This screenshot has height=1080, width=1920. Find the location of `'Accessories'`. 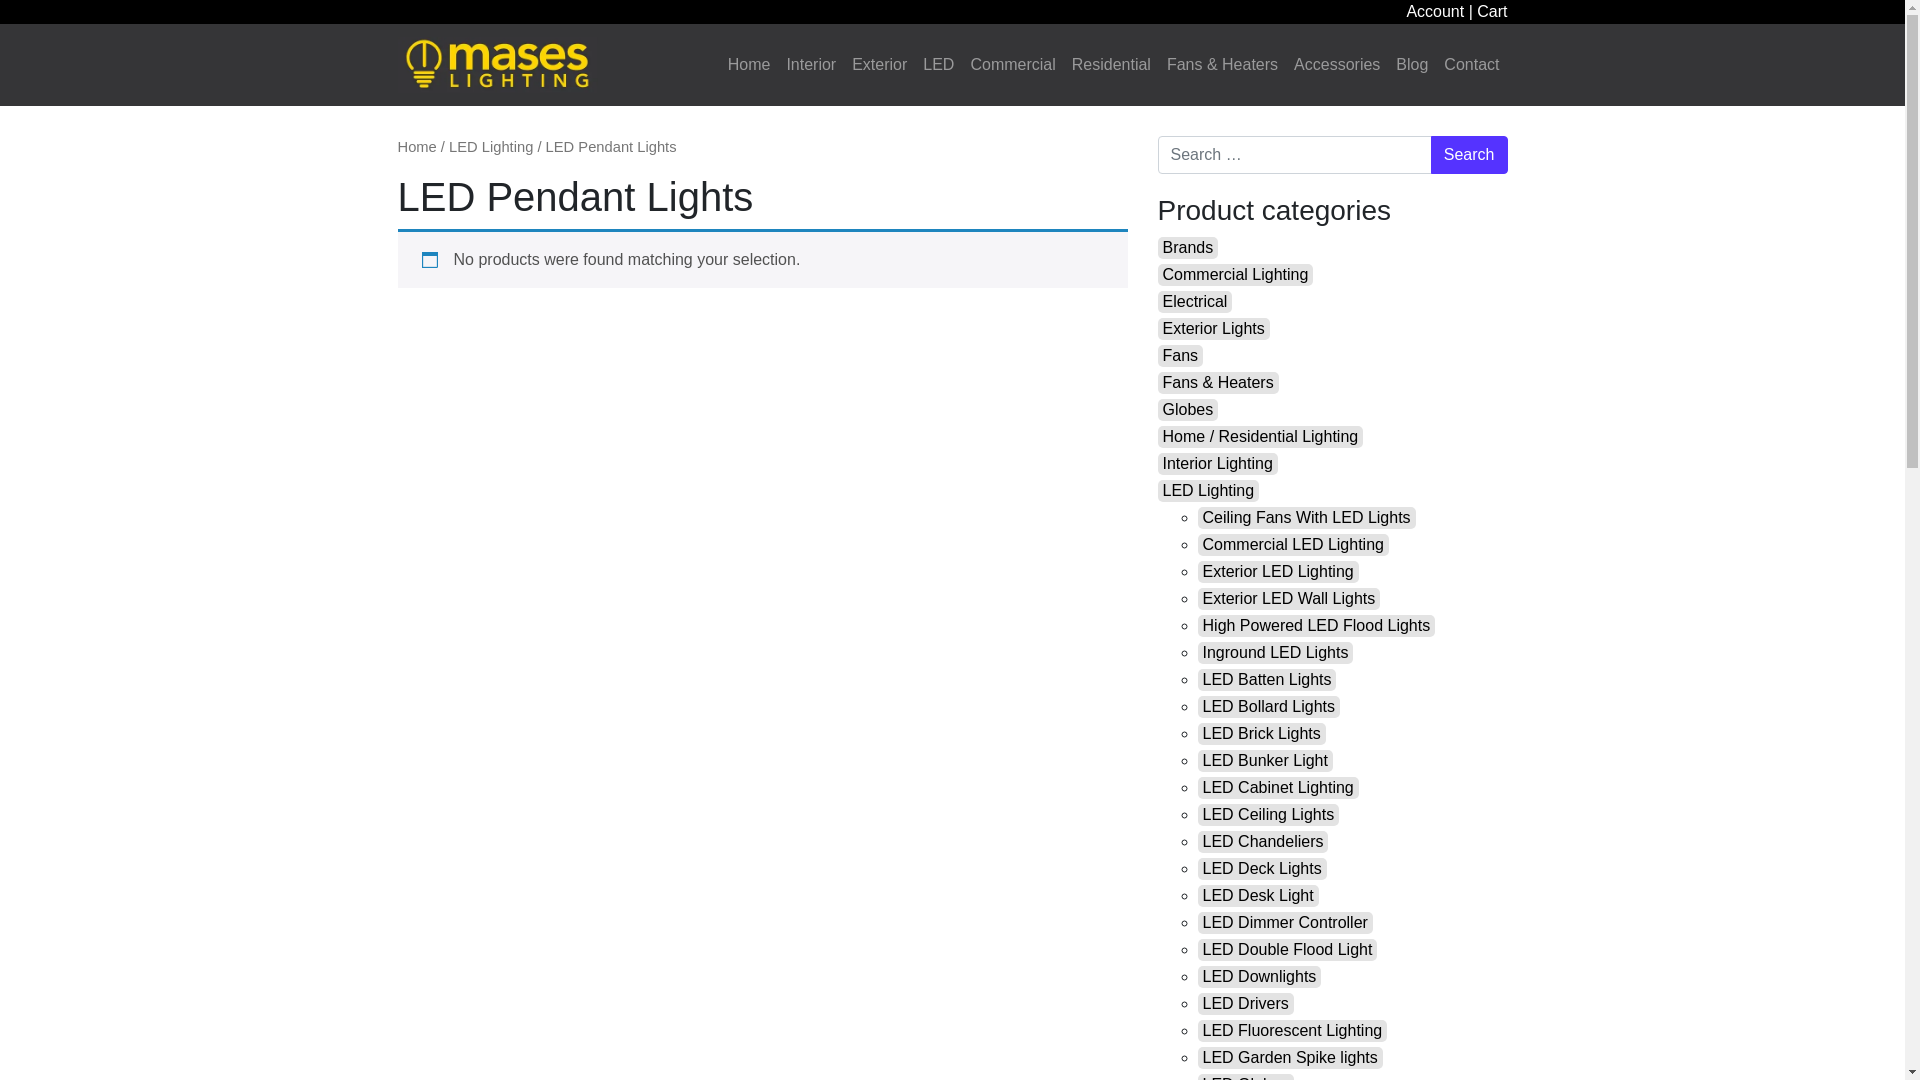

'Accessories' is located at coordinates (1337, 64).